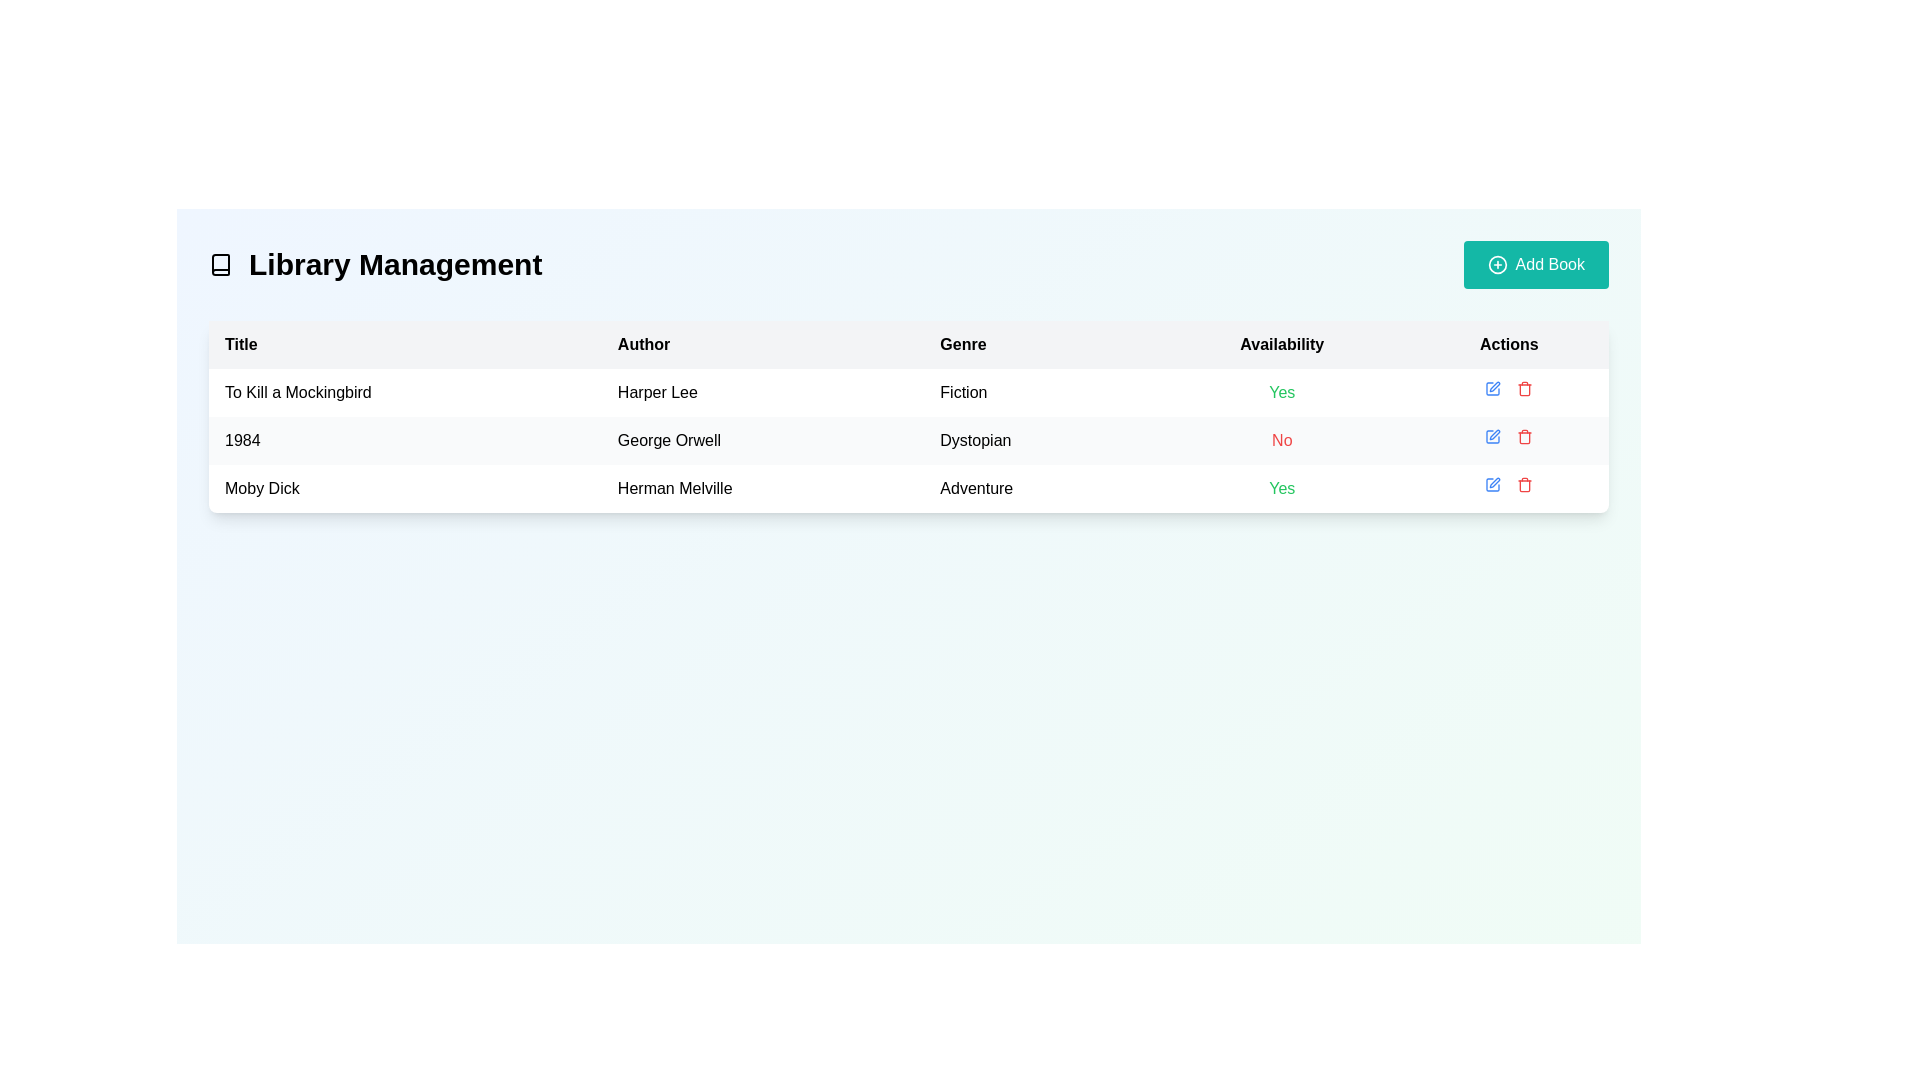 The height and width of the screenshot is (1080, 1920). What do you see at coordinates (1524, 389) in the screenshot?
I see `the delete icon button located in the 'Actions' column of the table for the book 'Moby Dick' in the third row` at bounding box center [1524, 389].